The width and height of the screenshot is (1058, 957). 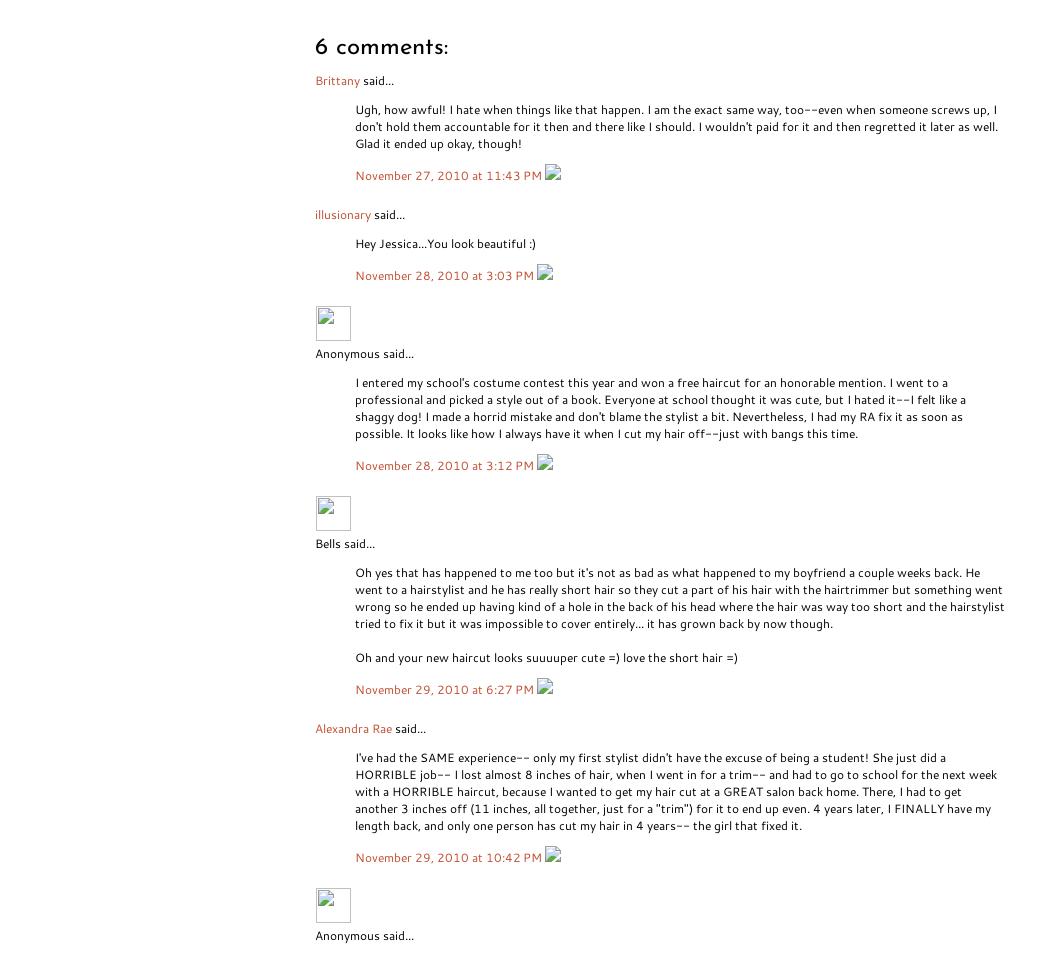 I want to click on 'Brittany', so click(x=313, y=79).